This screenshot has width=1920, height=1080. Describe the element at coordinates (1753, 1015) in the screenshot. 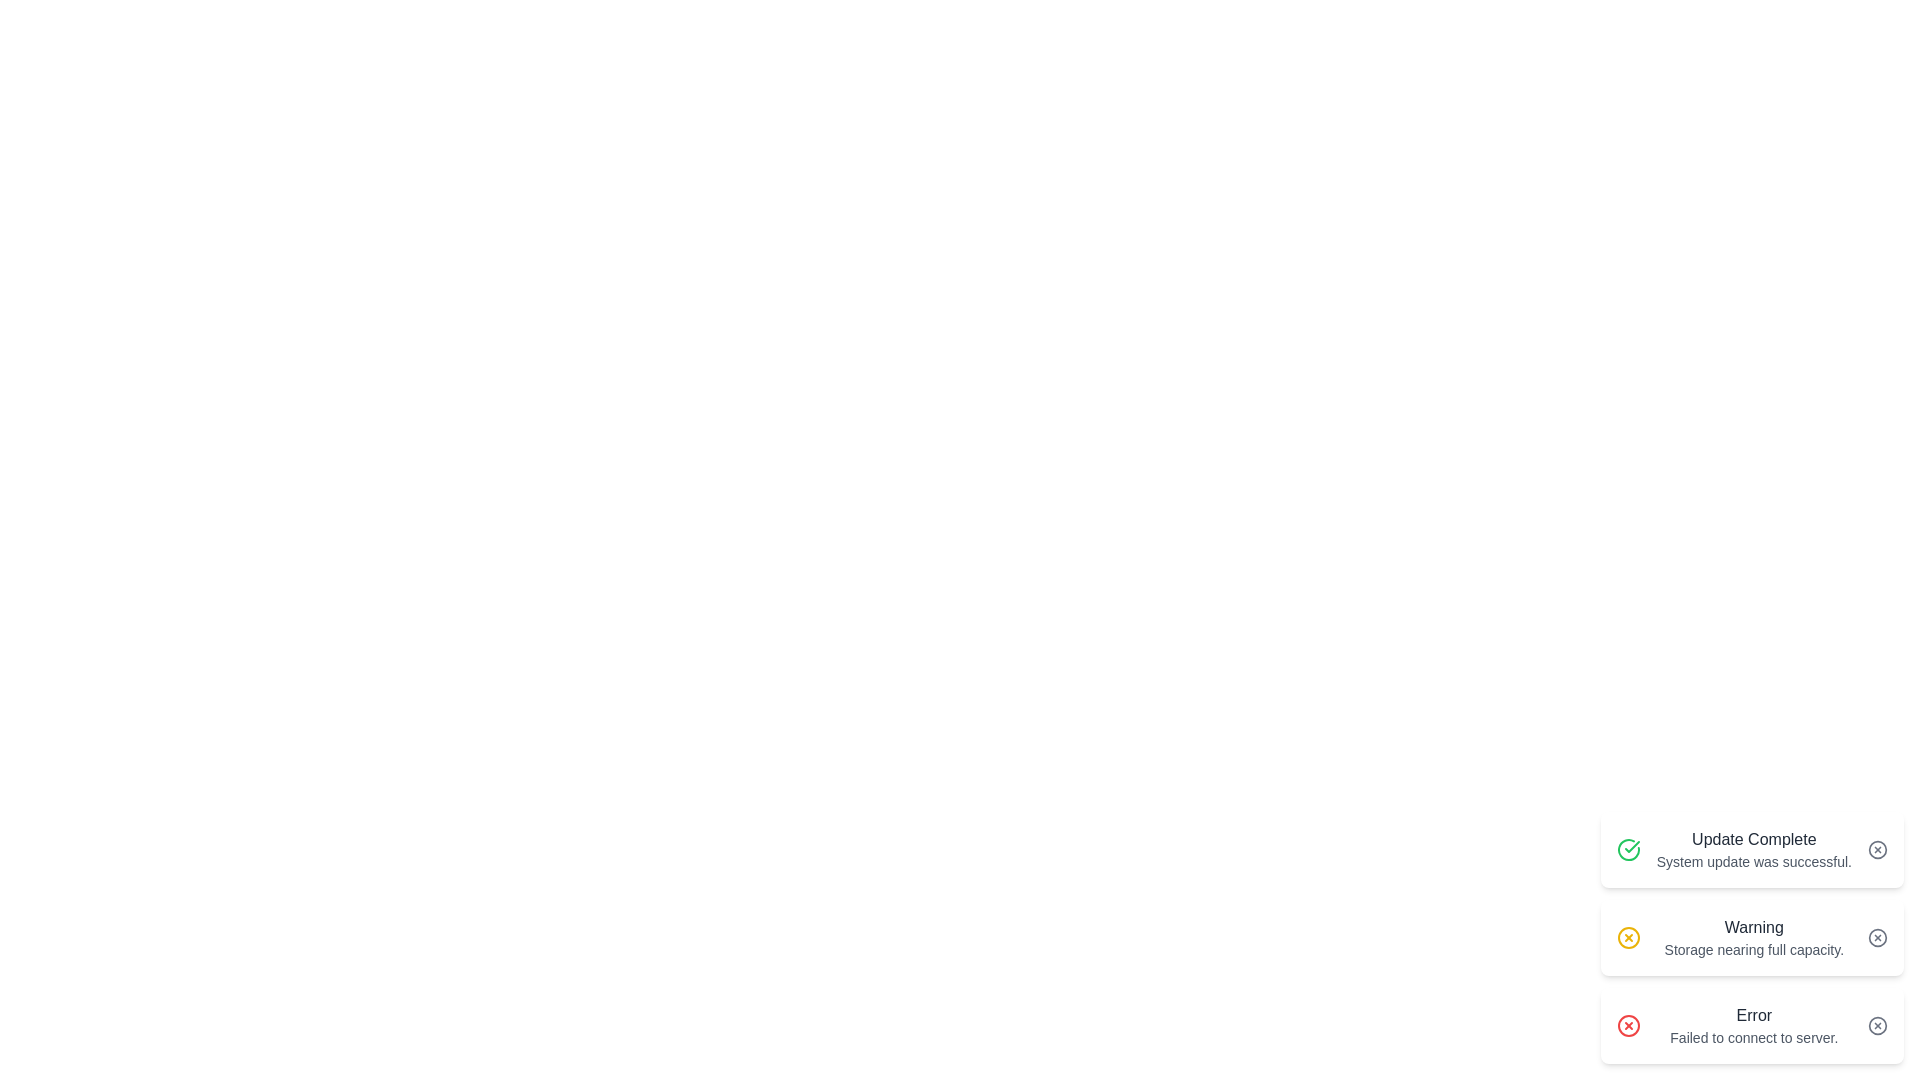

I see `the Text Label that serves as the header for the error alert message, located at the top of the bottommost alert card` at that location.